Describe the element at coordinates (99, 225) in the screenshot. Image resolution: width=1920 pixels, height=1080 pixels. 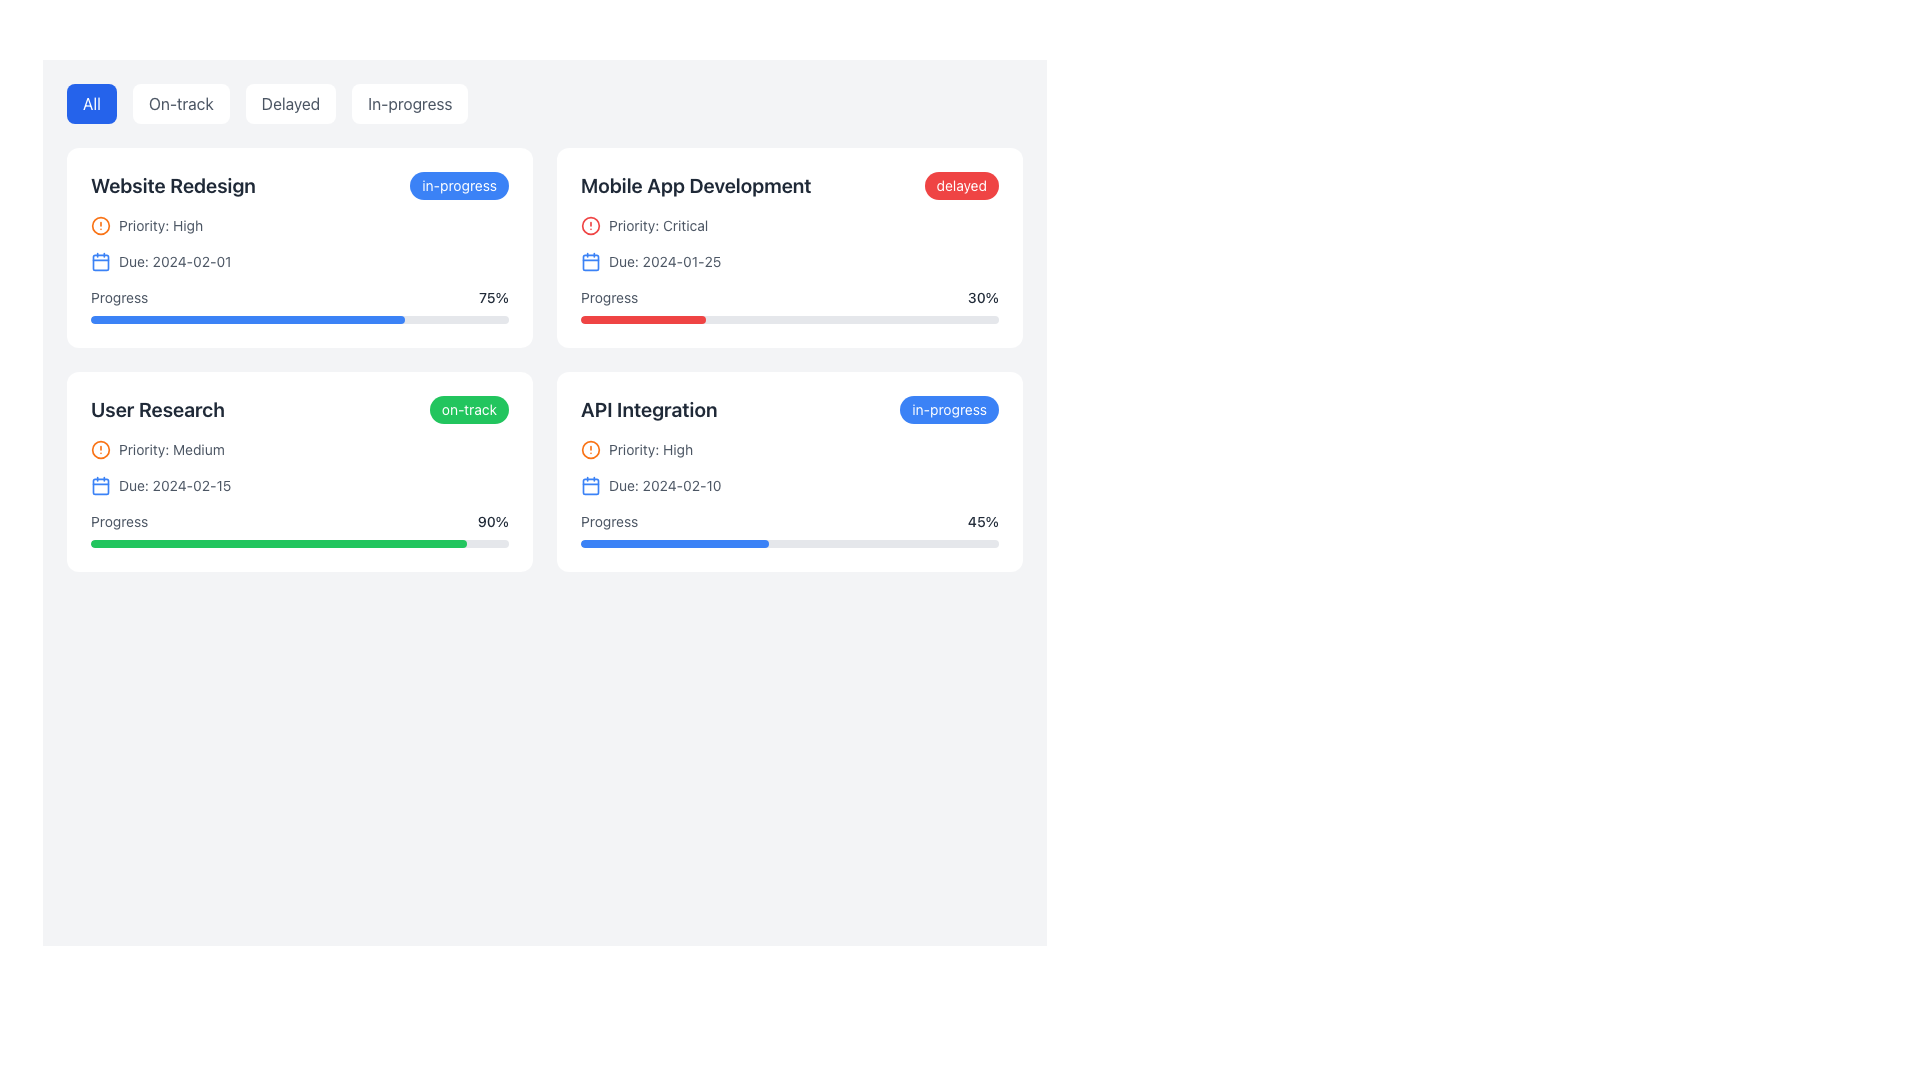
I see `the high priority alert icon located at the top-left corner of the 'Website Redesign' card, before the text 'Priority: High'` at that location.